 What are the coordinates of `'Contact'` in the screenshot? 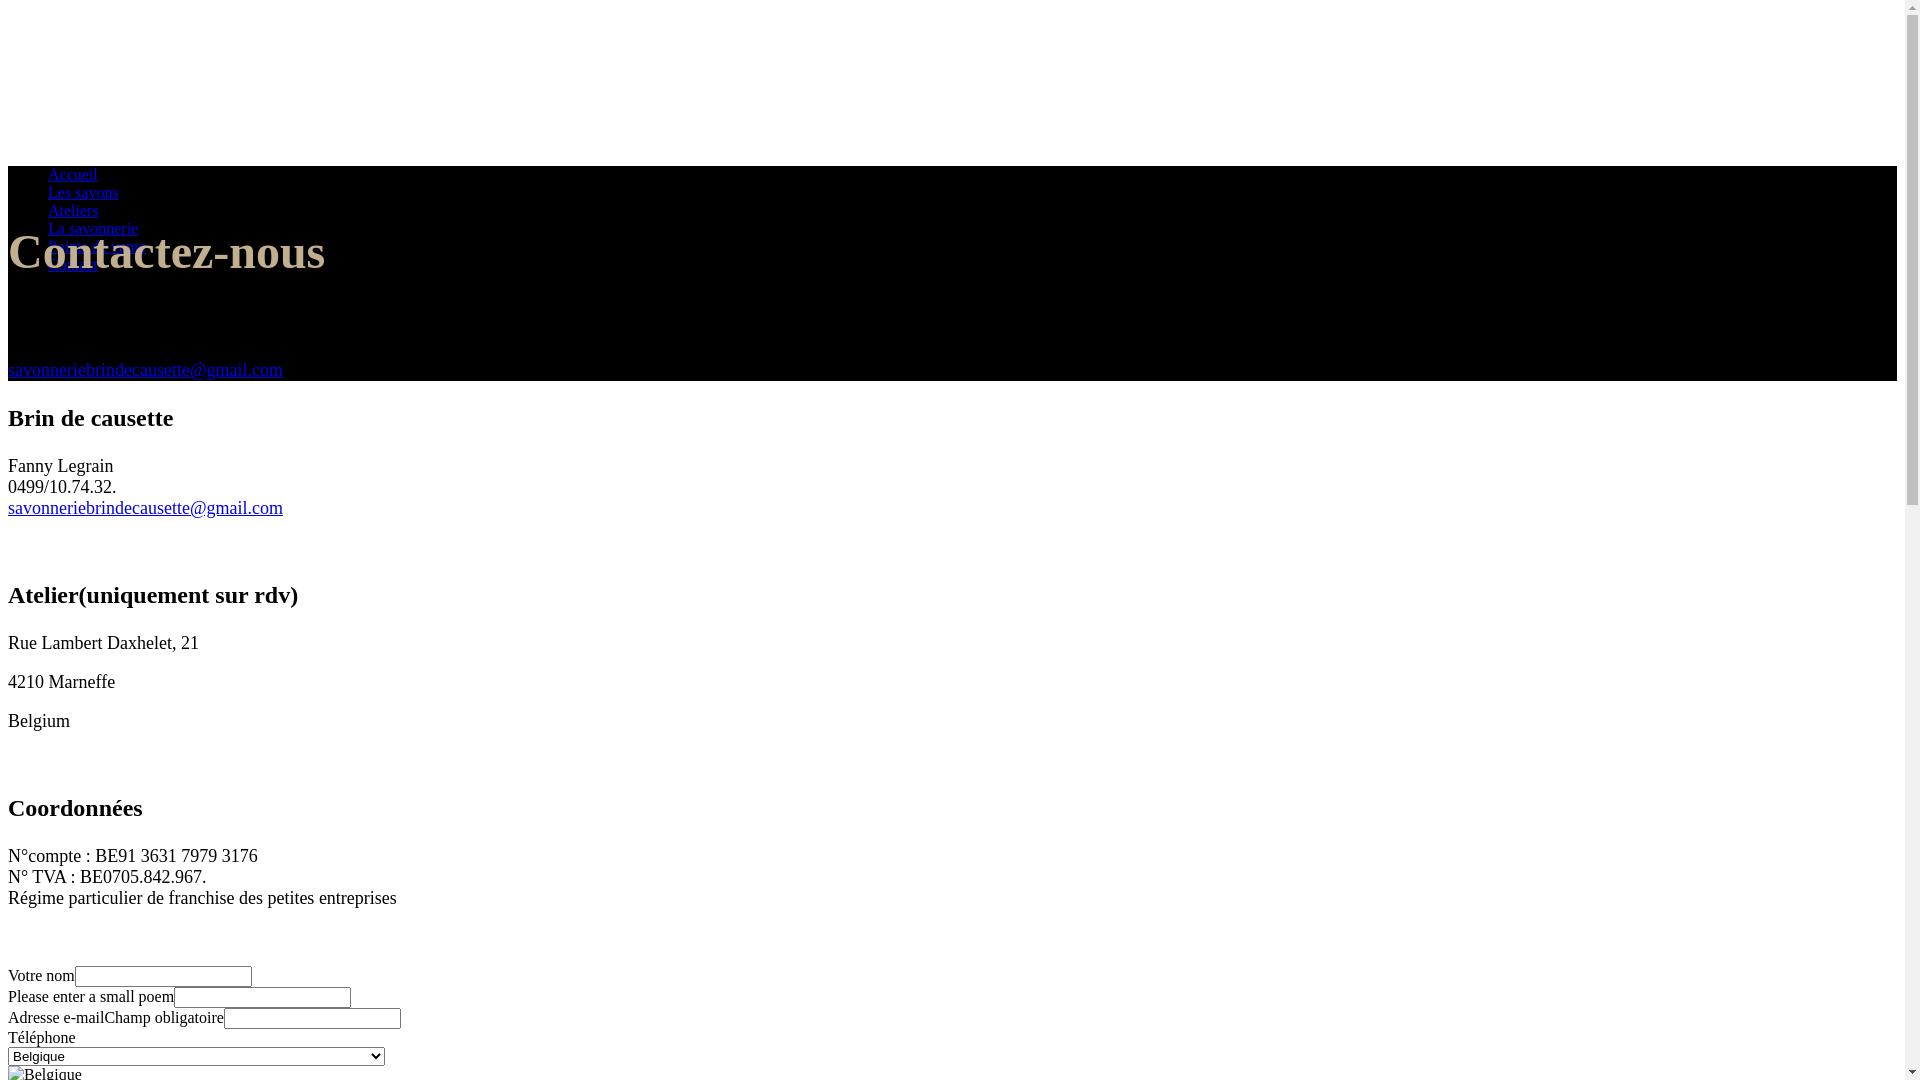 It's located at (72, 263).